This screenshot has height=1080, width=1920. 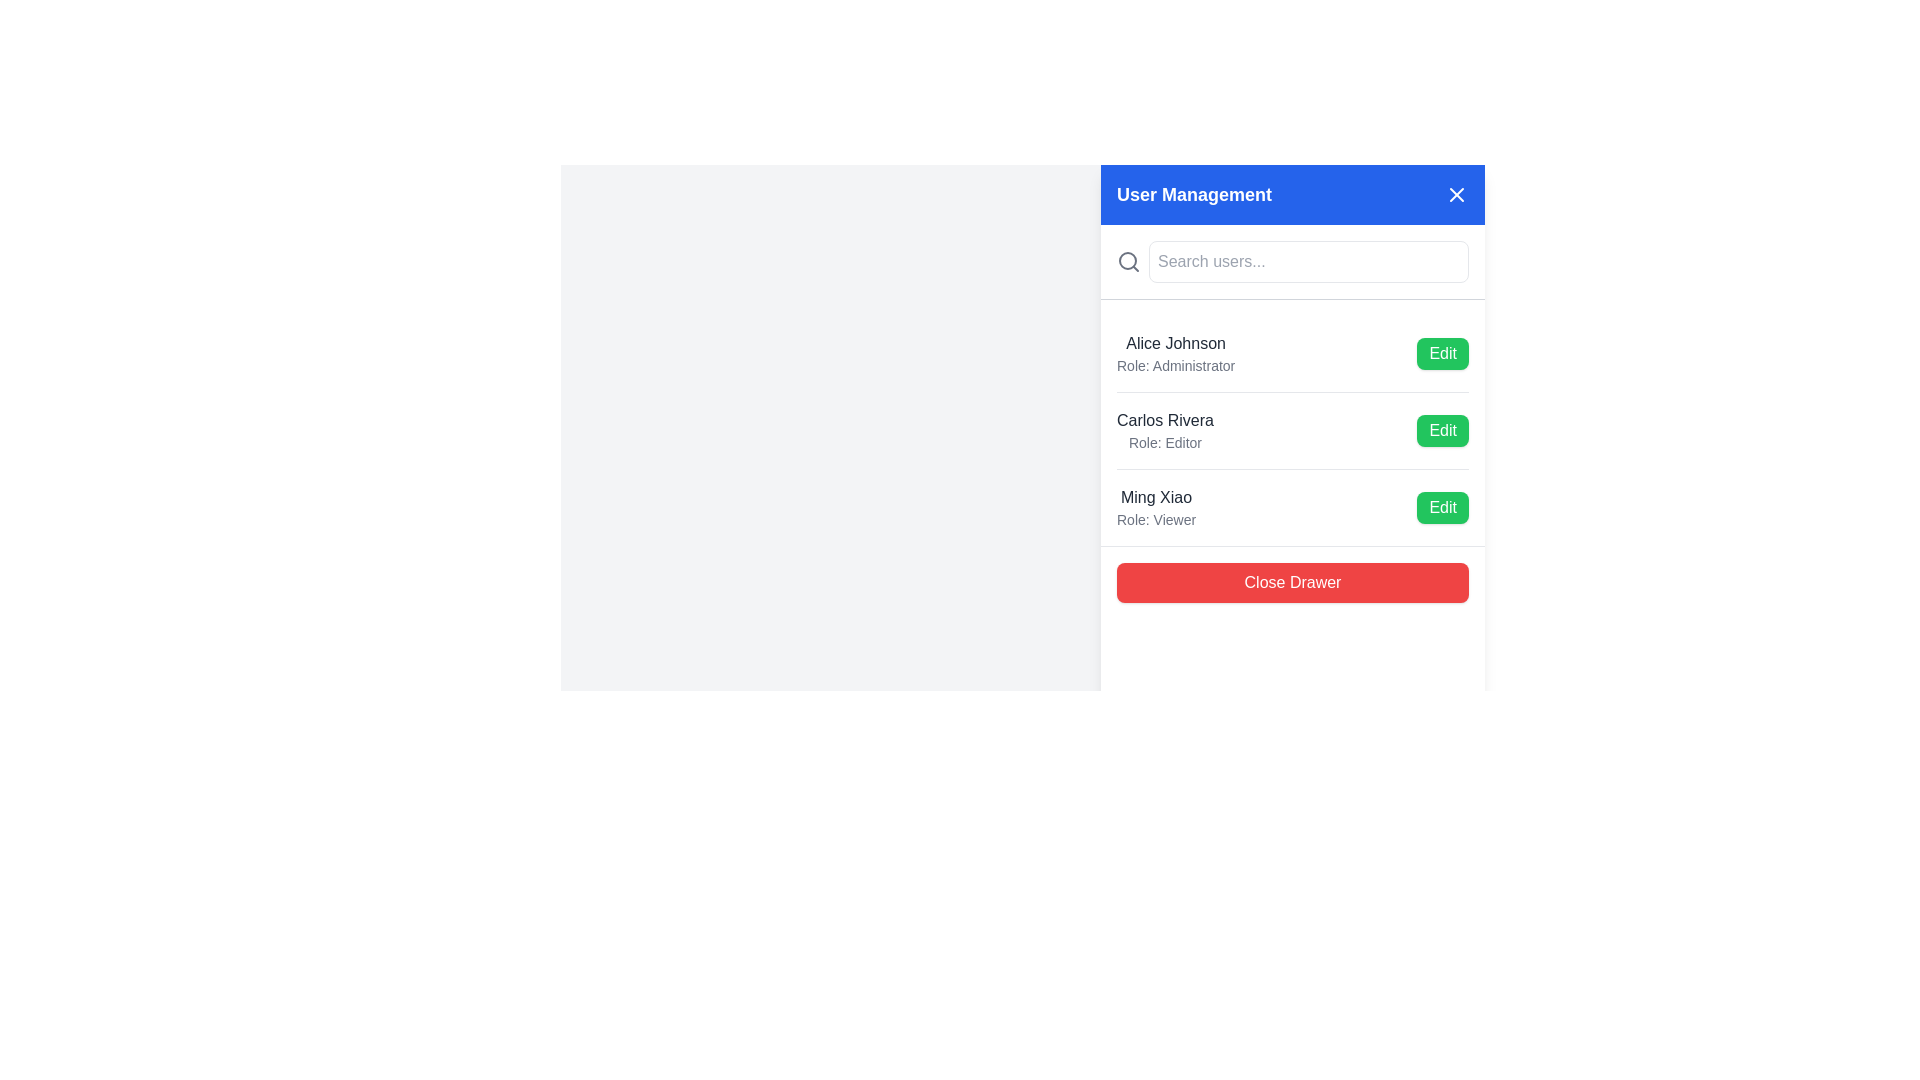 I want to click on the prominently styled 'Close Drawer' button located at the bottom of the 'User Management' sidebar using keyboard navigation, so click(x=1292, y=582).